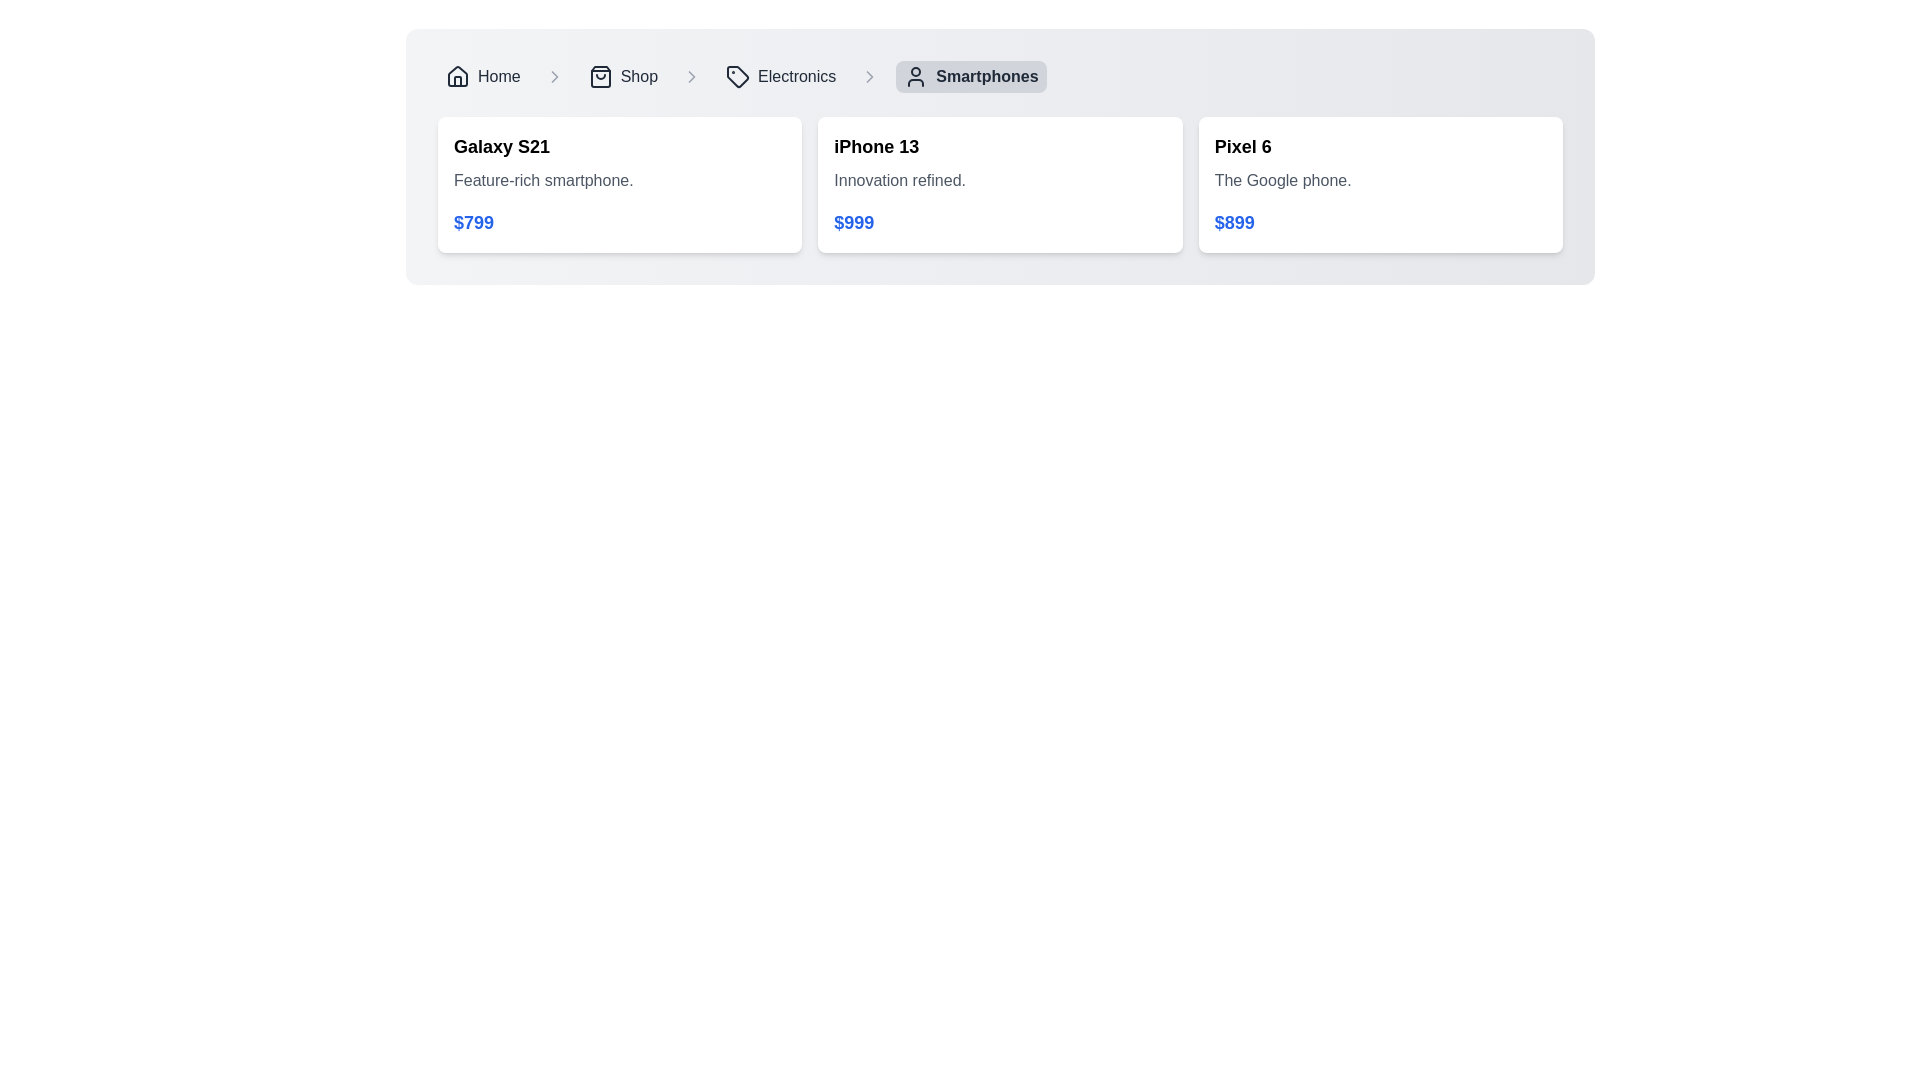 The height and width of the screenshot is (1080, 1920). What do you see at coordinates (1000, 185) in the screenshot?
I see `the Information Card displaying product details for the iPhone 13, which is the second card in a list of three cards` at bounding box center [1000, 185].